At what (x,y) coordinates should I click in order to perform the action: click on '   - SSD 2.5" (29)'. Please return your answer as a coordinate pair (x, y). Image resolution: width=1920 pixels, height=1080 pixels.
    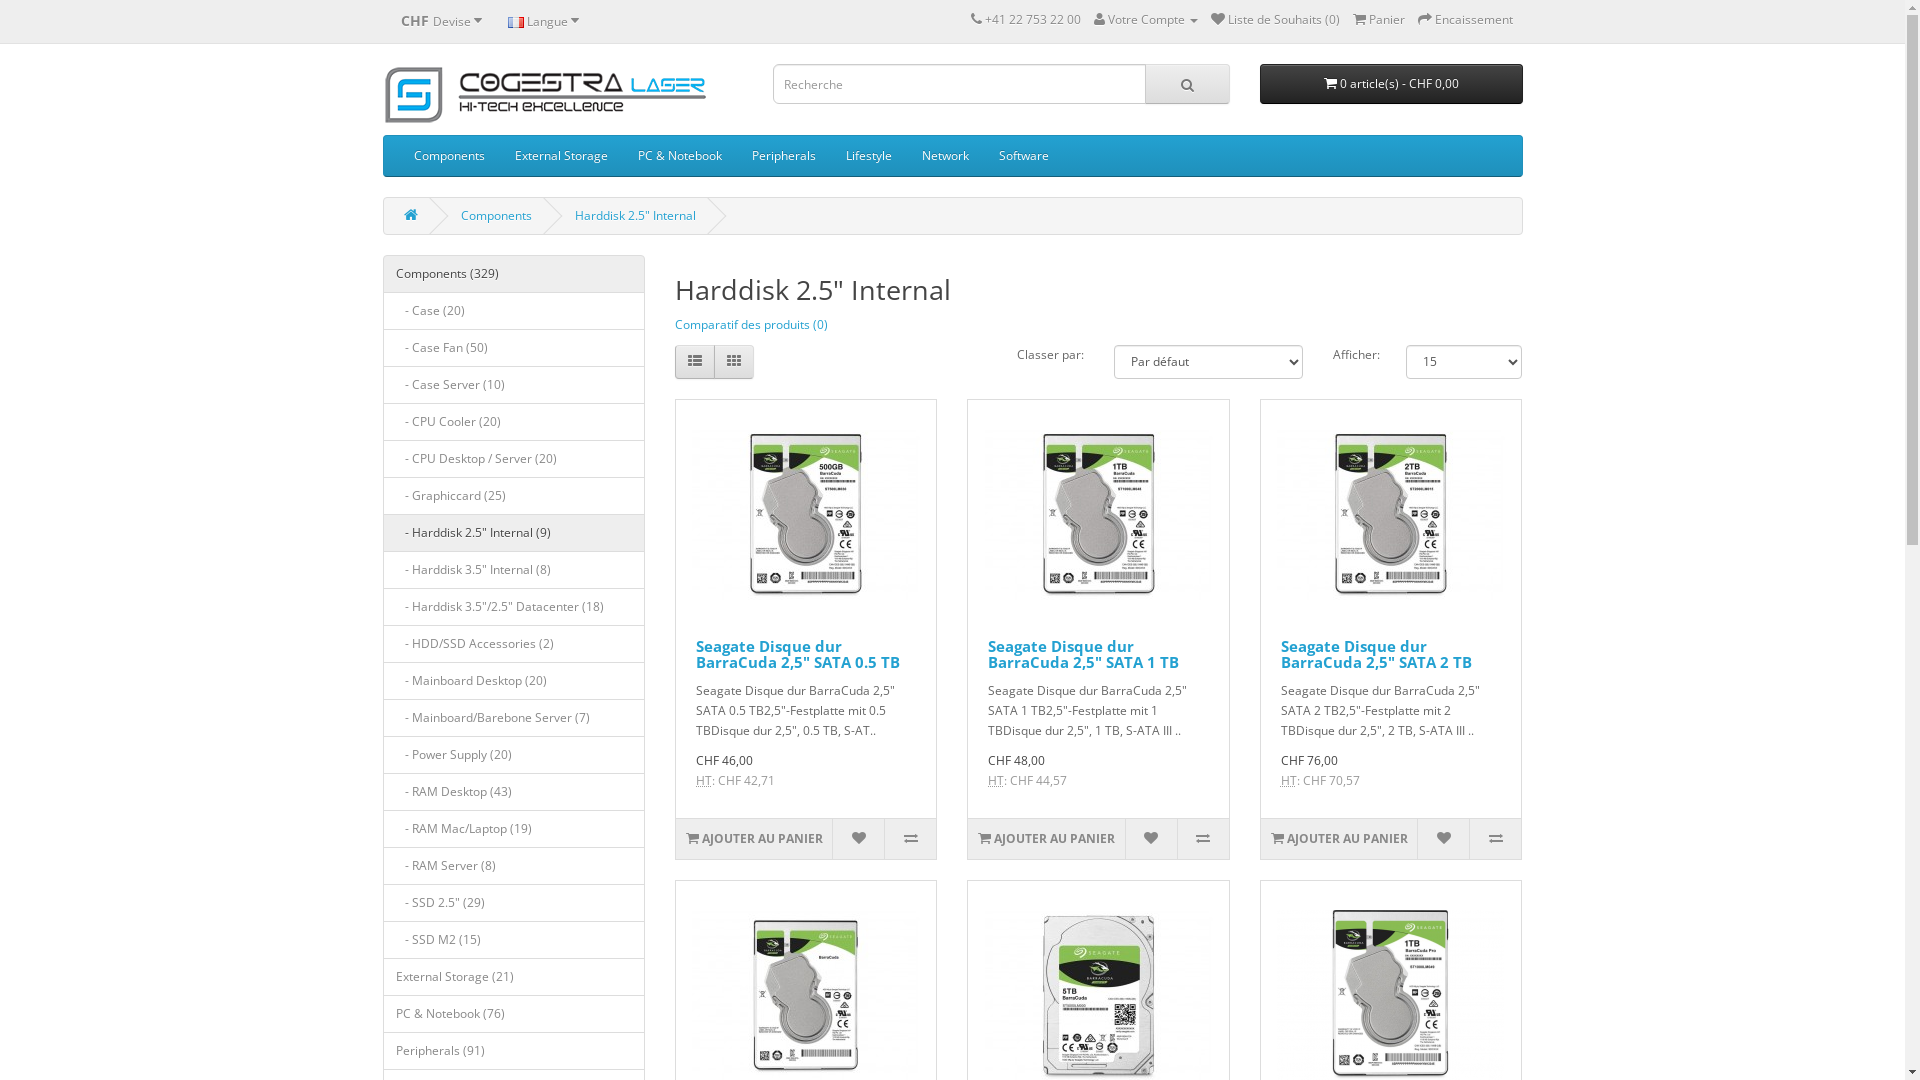
    Looking at the image, I should click on (513, 902).